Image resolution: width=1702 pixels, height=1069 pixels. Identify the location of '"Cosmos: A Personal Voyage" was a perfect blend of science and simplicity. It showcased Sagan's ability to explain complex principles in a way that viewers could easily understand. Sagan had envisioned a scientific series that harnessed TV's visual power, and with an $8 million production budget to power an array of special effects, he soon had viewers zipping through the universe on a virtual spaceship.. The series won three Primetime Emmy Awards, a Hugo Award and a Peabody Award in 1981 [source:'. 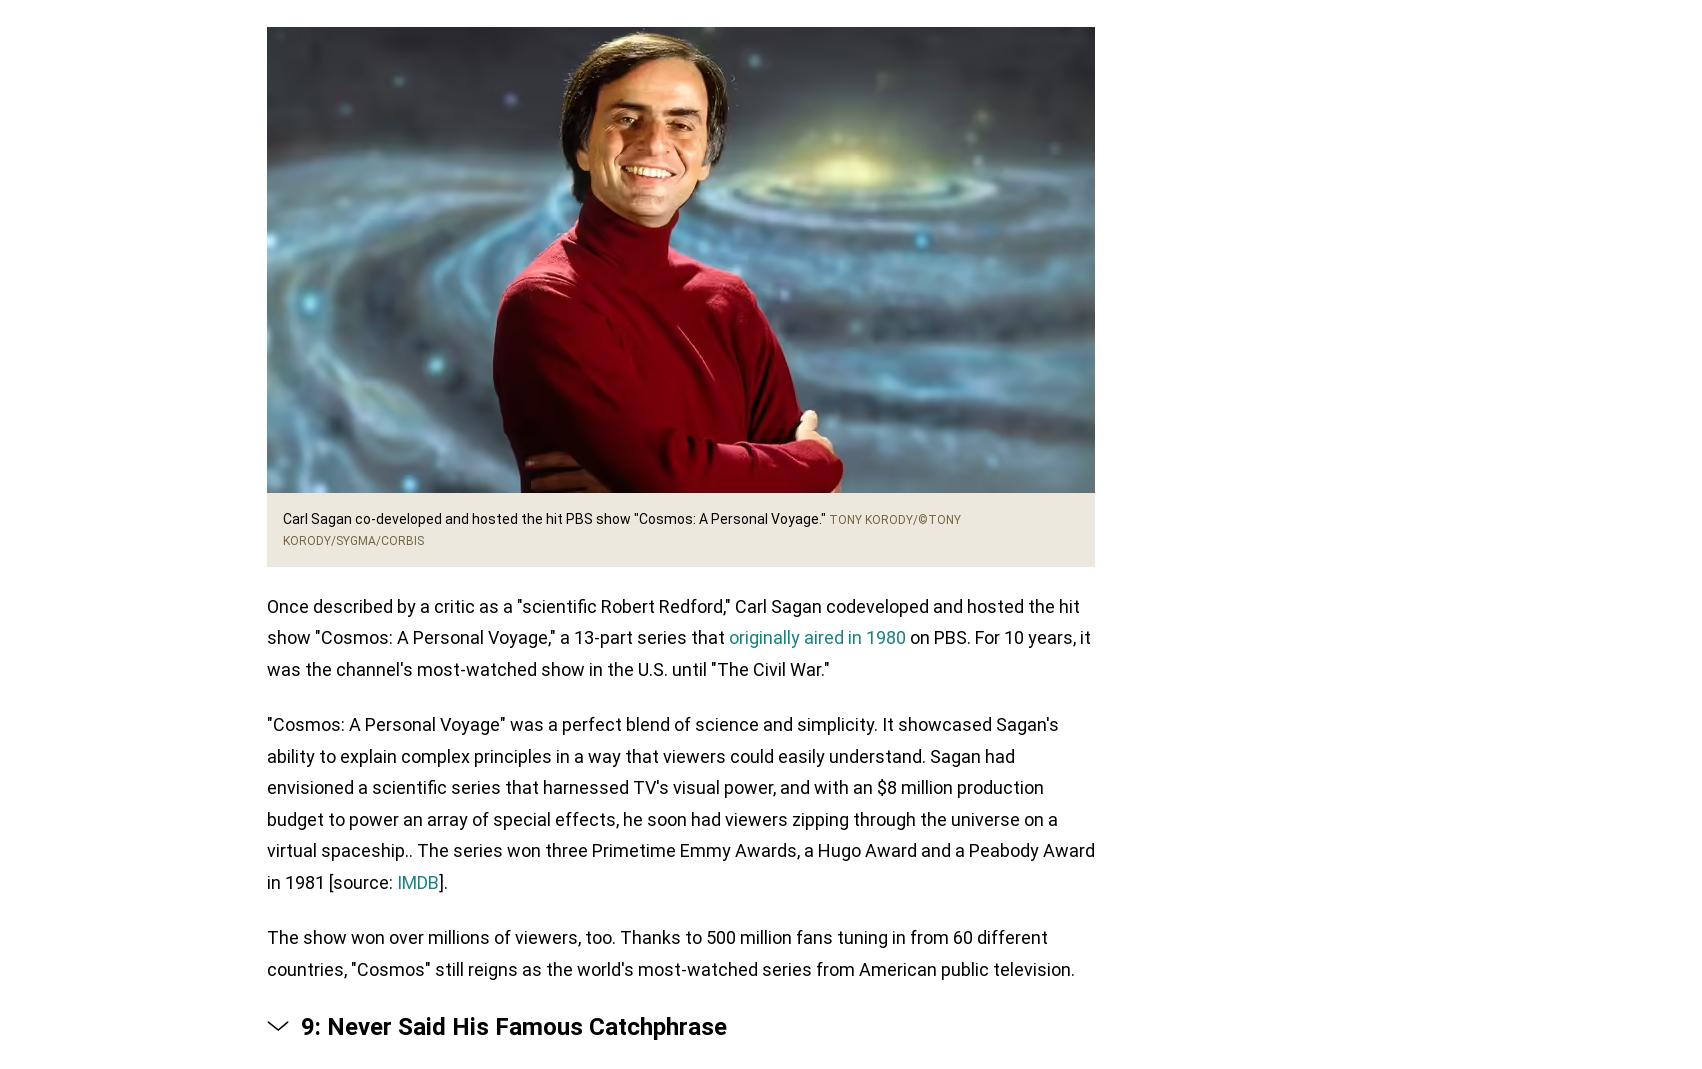
(266, 803).